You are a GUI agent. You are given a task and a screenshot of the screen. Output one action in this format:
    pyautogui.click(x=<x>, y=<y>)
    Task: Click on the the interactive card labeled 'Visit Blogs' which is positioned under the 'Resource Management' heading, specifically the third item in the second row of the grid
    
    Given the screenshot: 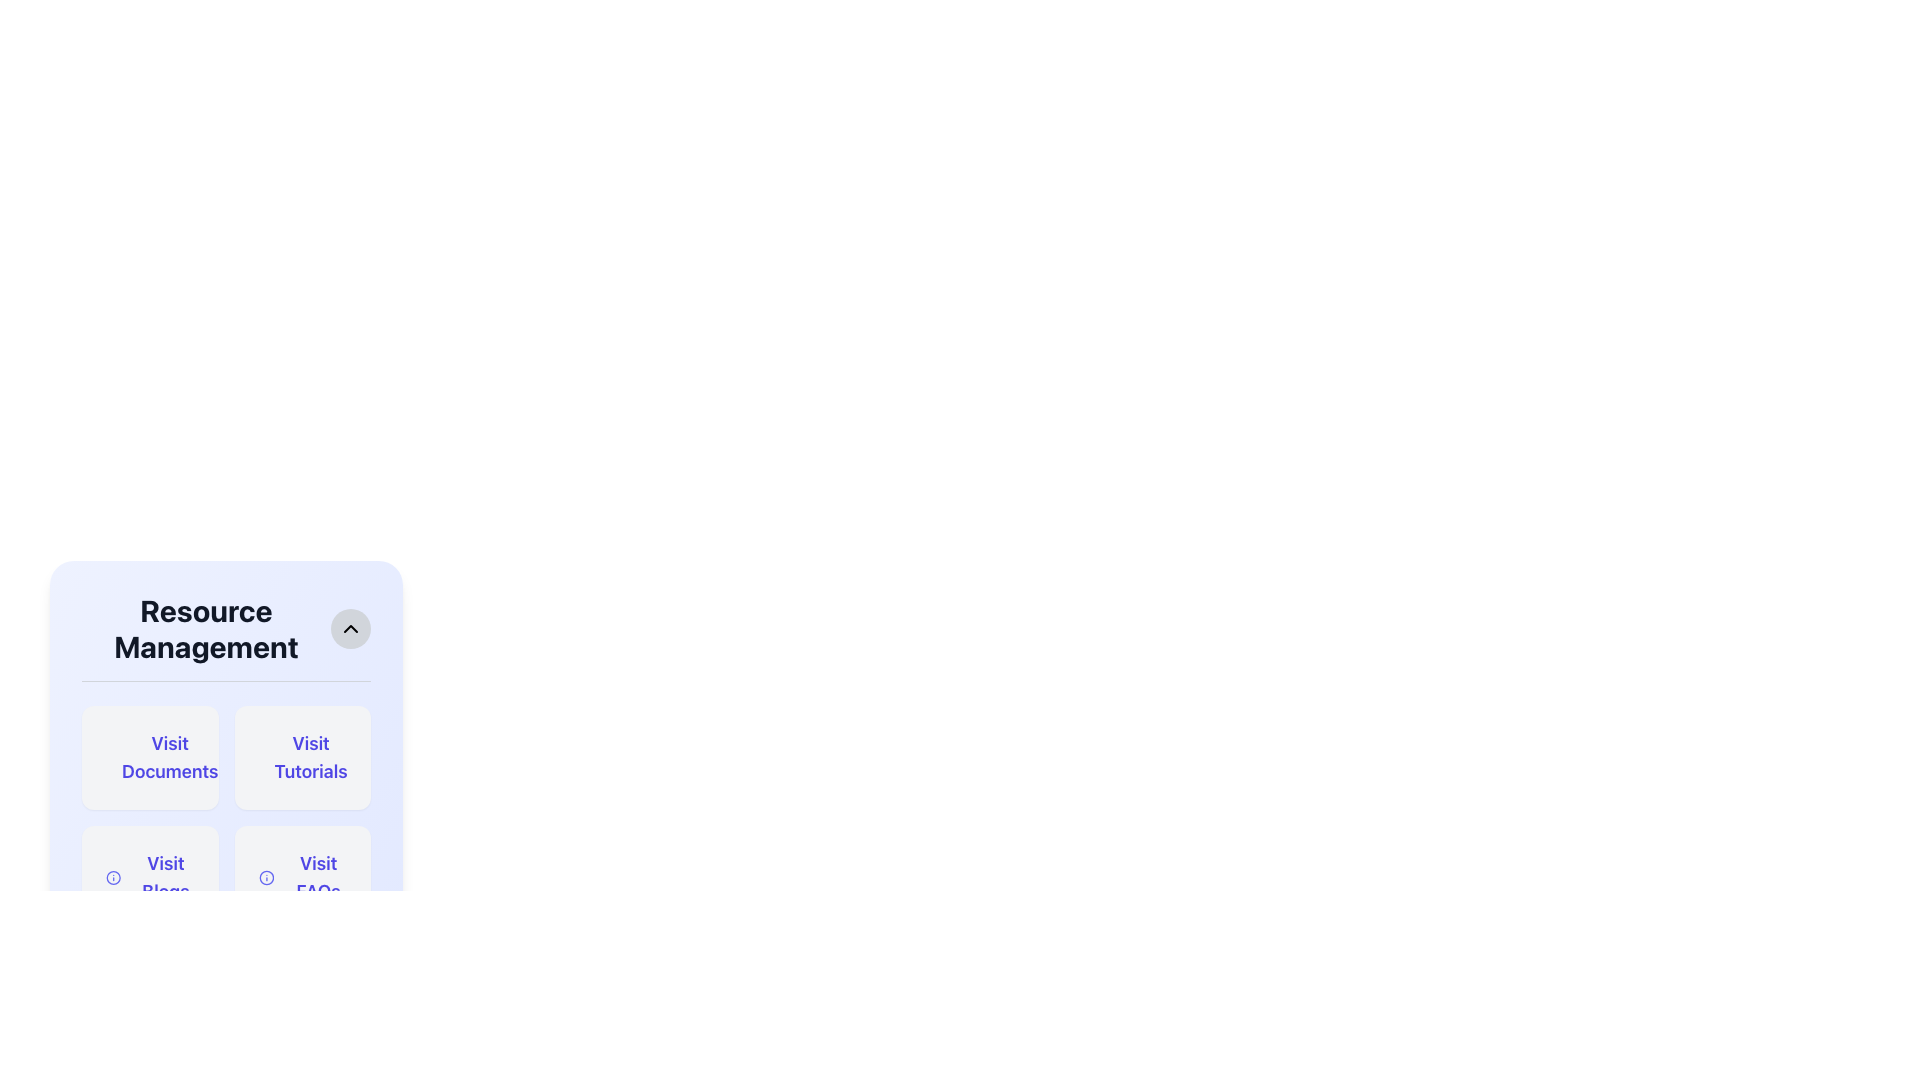 What is the action you would take?
    pyautogui.click(x=149, y=877)
    